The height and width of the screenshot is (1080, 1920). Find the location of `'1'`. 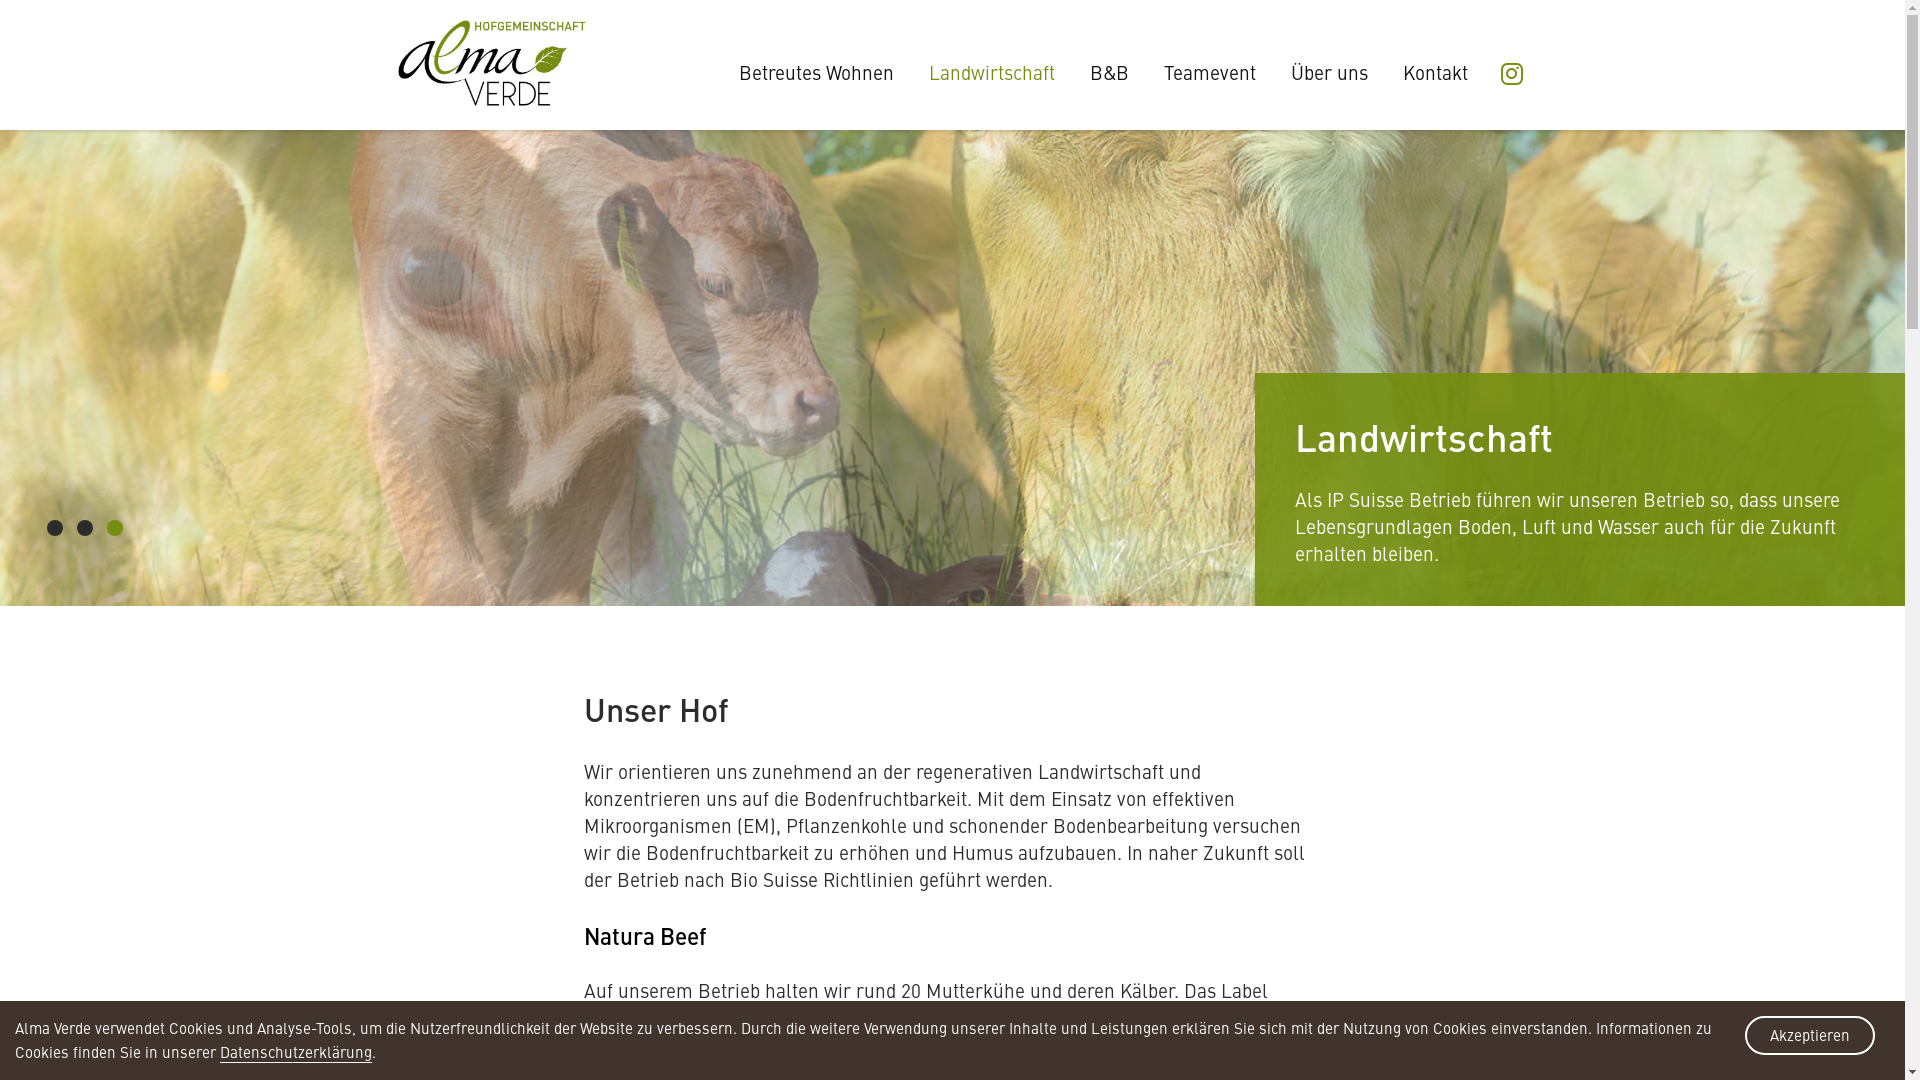

'1' is located at coordinates (47, 527).